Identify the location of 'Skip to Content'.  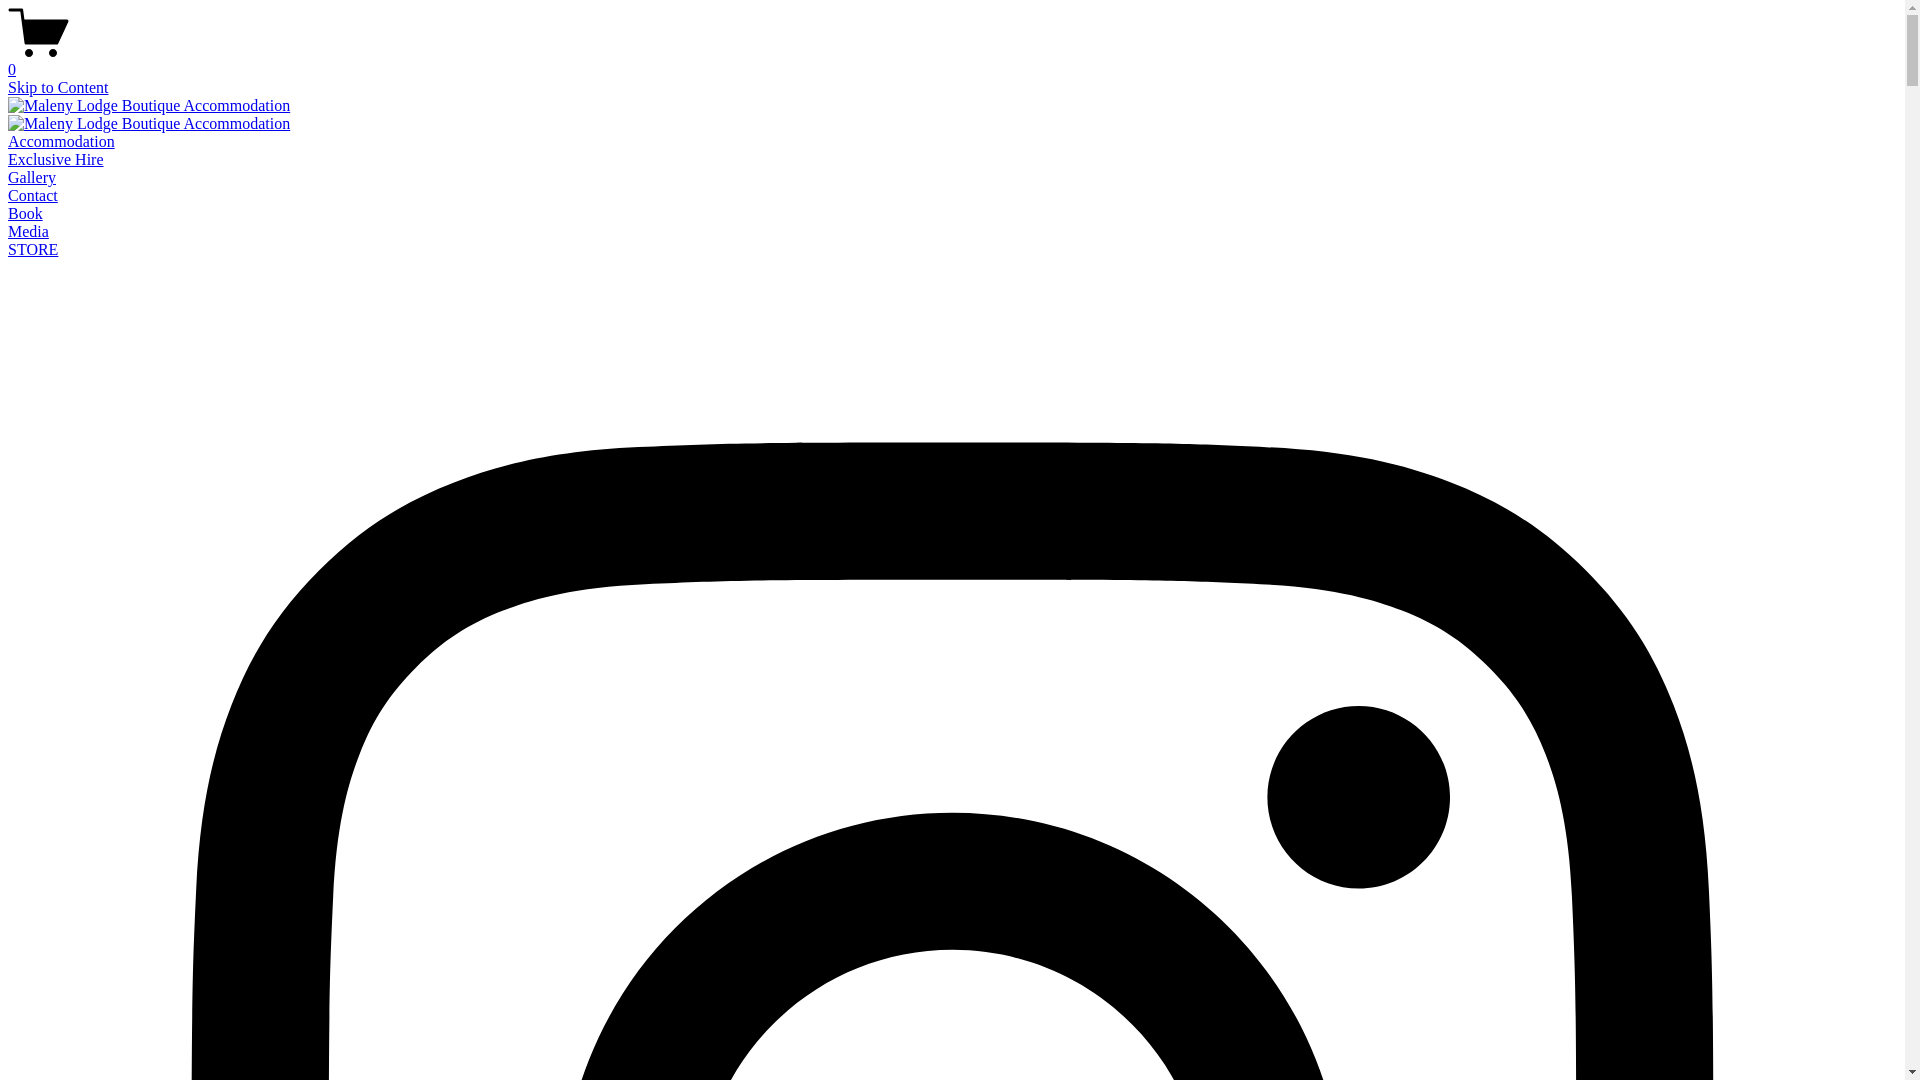
(57, 86).